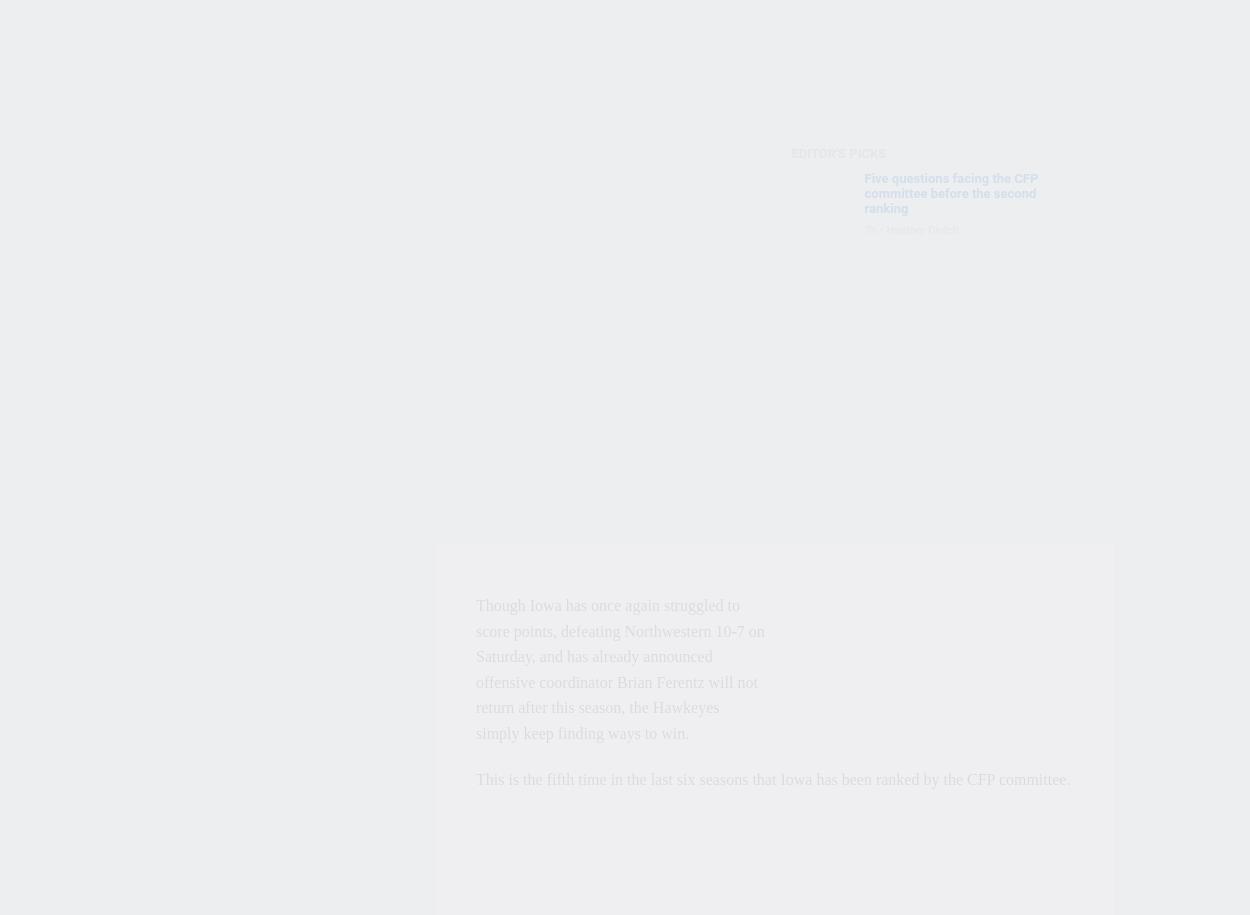 The image size is (1250, 915). I want to click on 'Adam Rittenberg and Tom VanHaaren', so click(977, 311).